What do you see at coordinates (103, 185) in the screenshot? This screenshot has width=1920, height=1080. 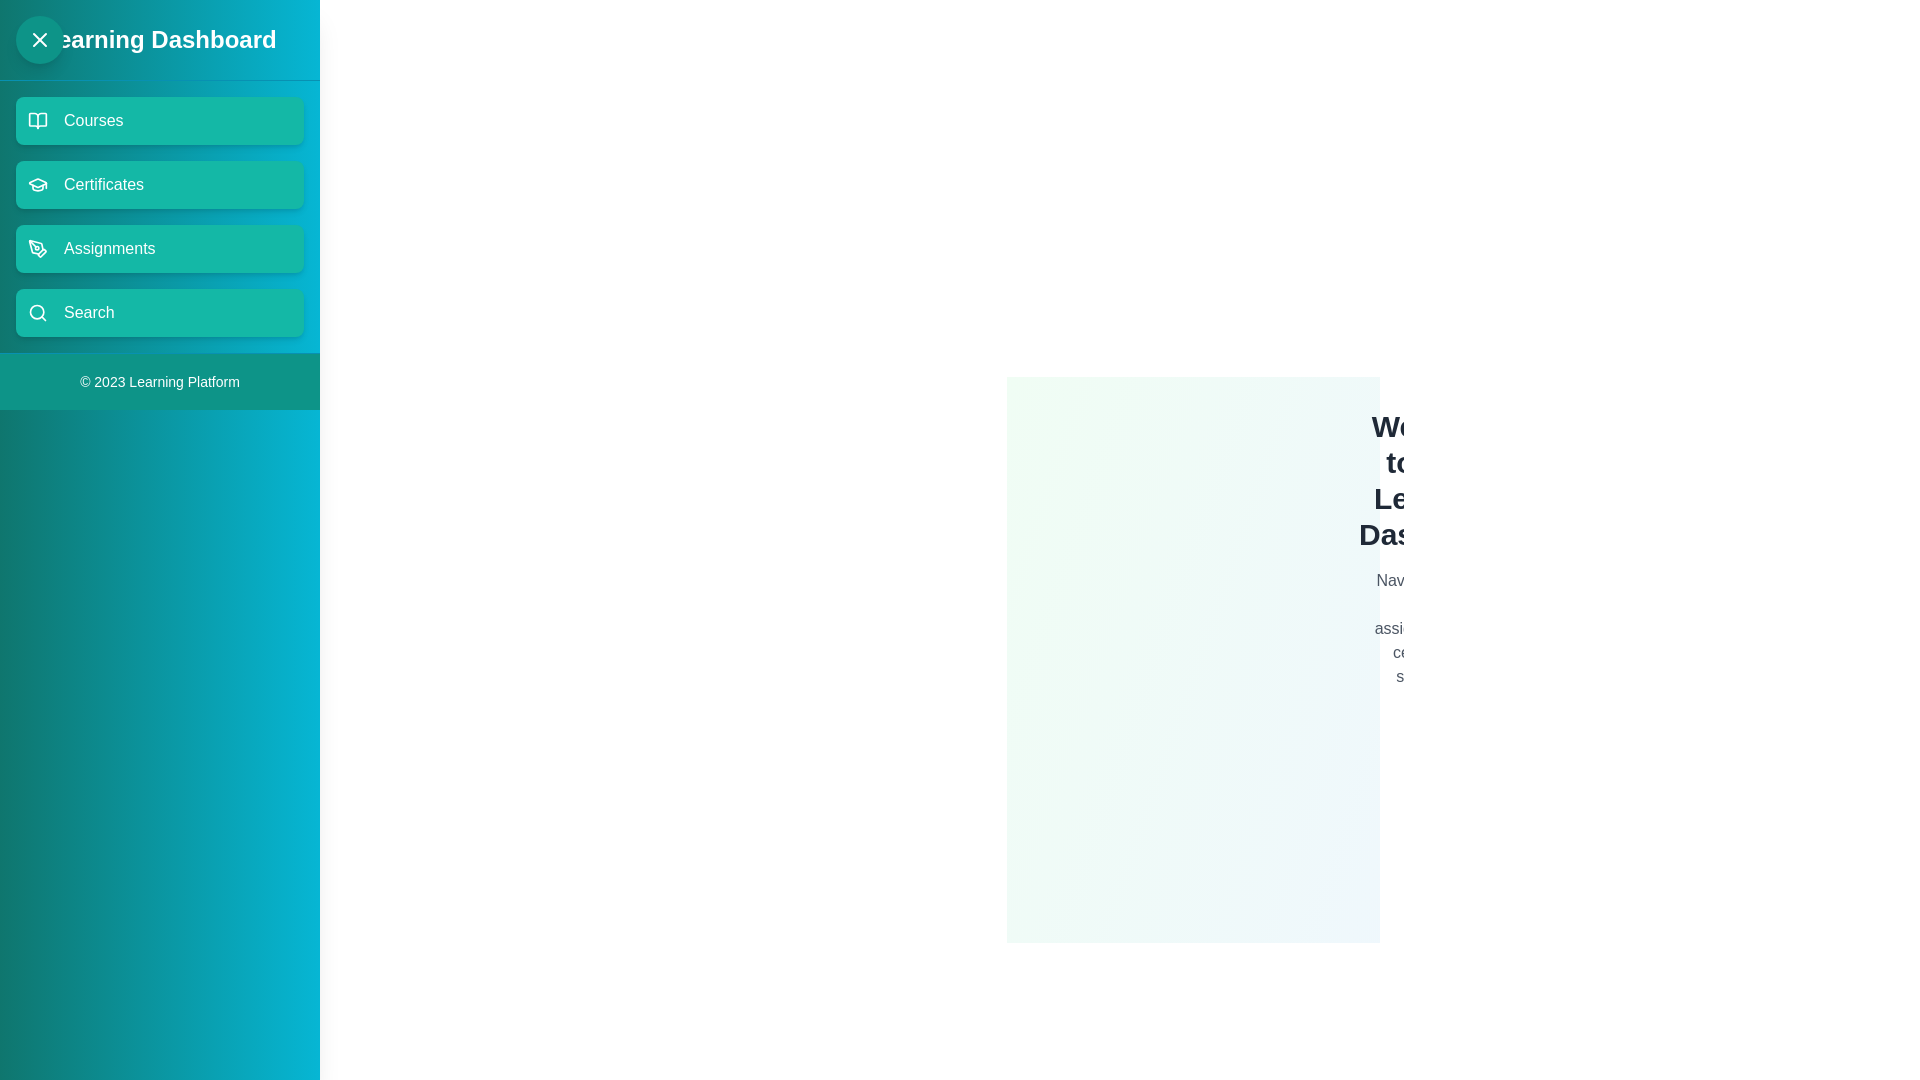 I see `the navigation button labeled 'Certificates' located in the sidebar menu, which is the second item from the top and has a graduation cap icon to its left` at bounding box center [103, 185].